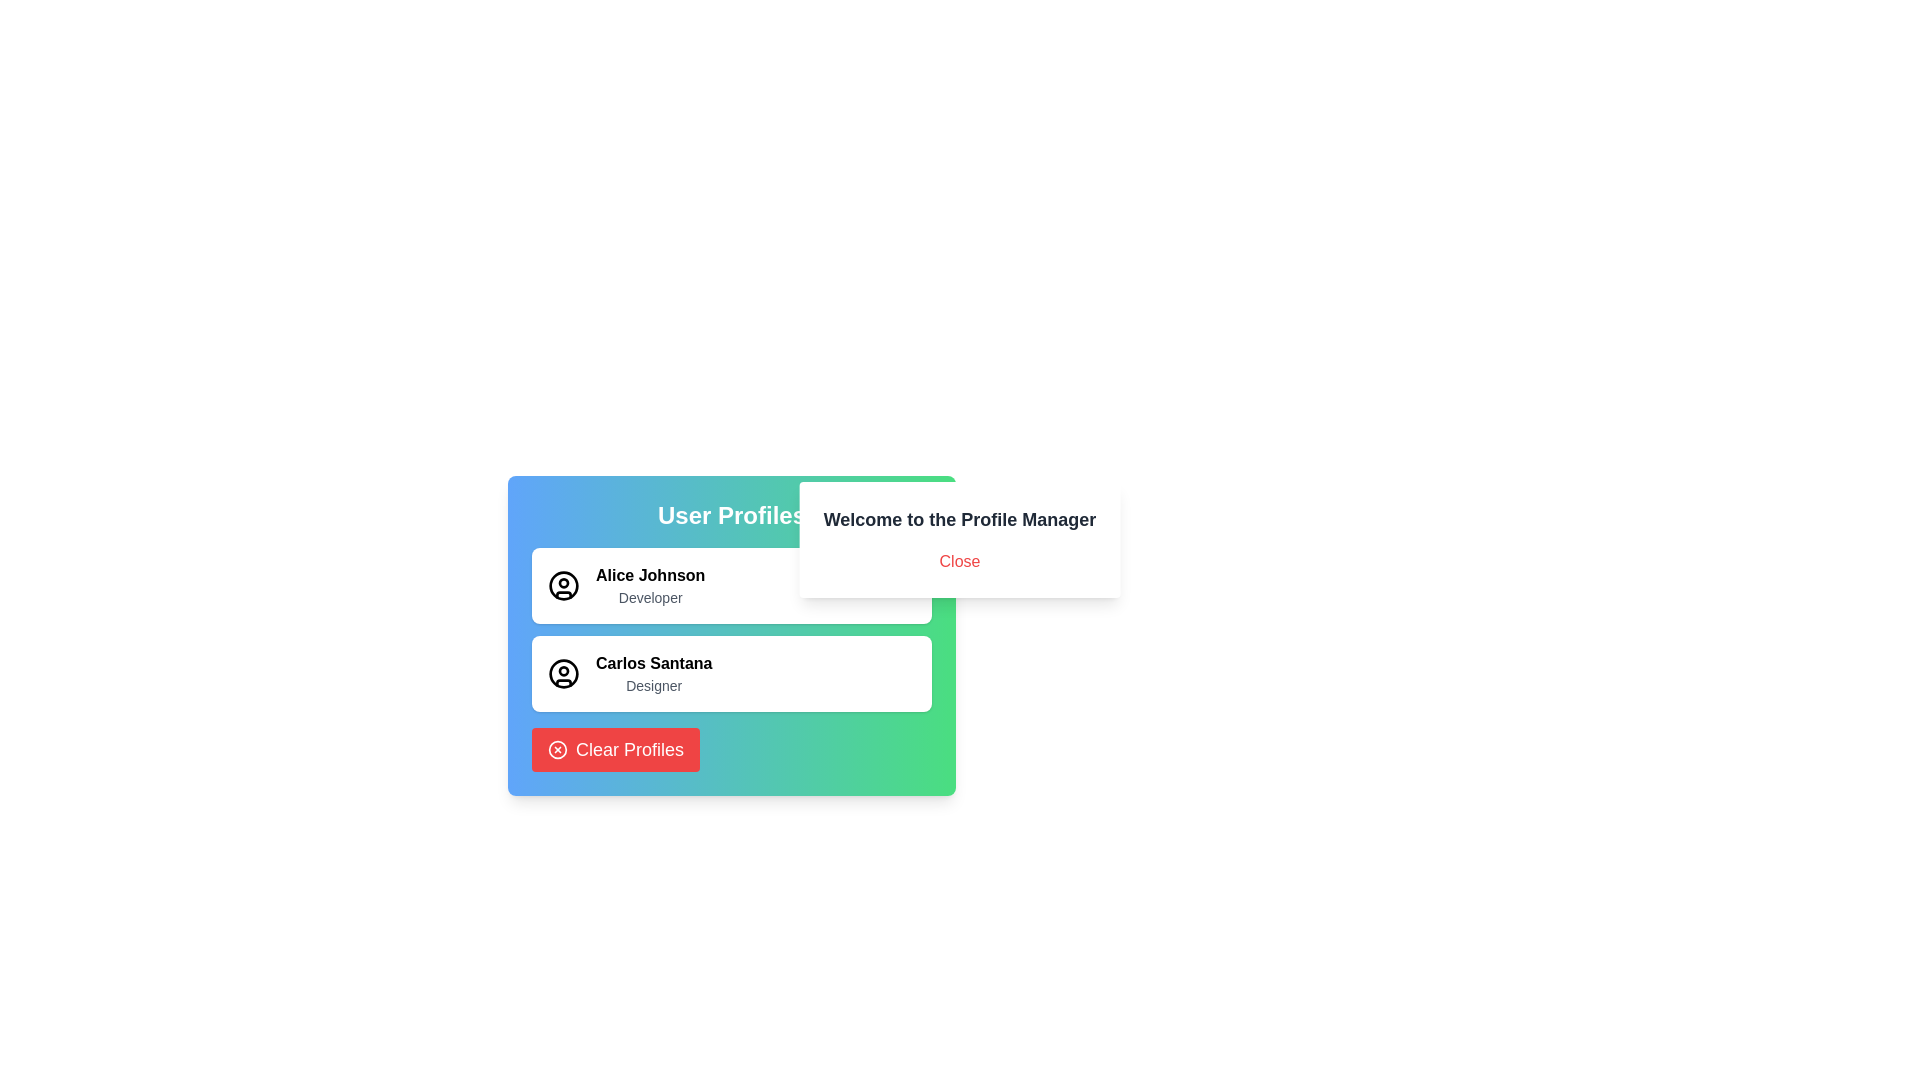 The width and height of the screenshot is (1920, 1080). I want to click on name and title displayed in the second user profile text block, which is located below 'Alice Johnson' and above the 'Clear Profiles' button, so click(654, 674).